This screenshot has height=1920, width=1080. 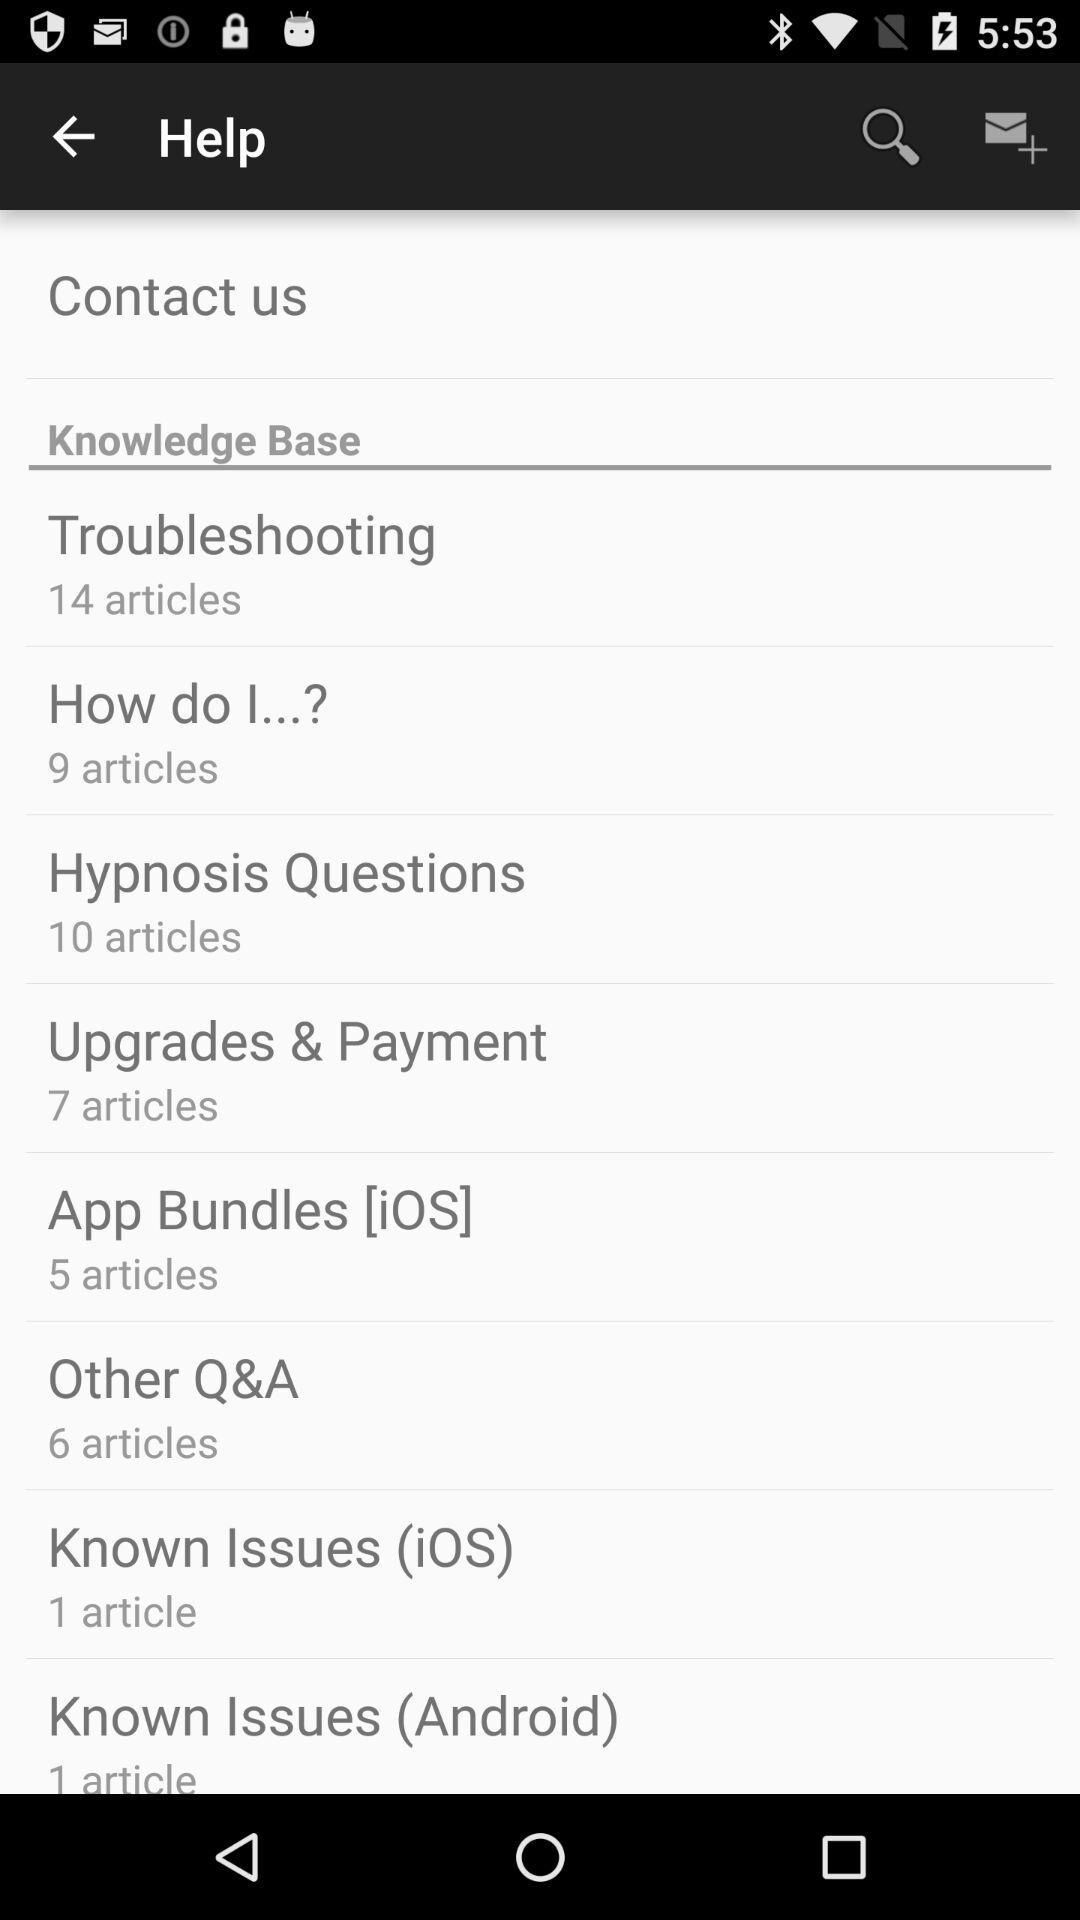 I want to click on the app bundles [ios] icon, so click(x=259, y=1206).